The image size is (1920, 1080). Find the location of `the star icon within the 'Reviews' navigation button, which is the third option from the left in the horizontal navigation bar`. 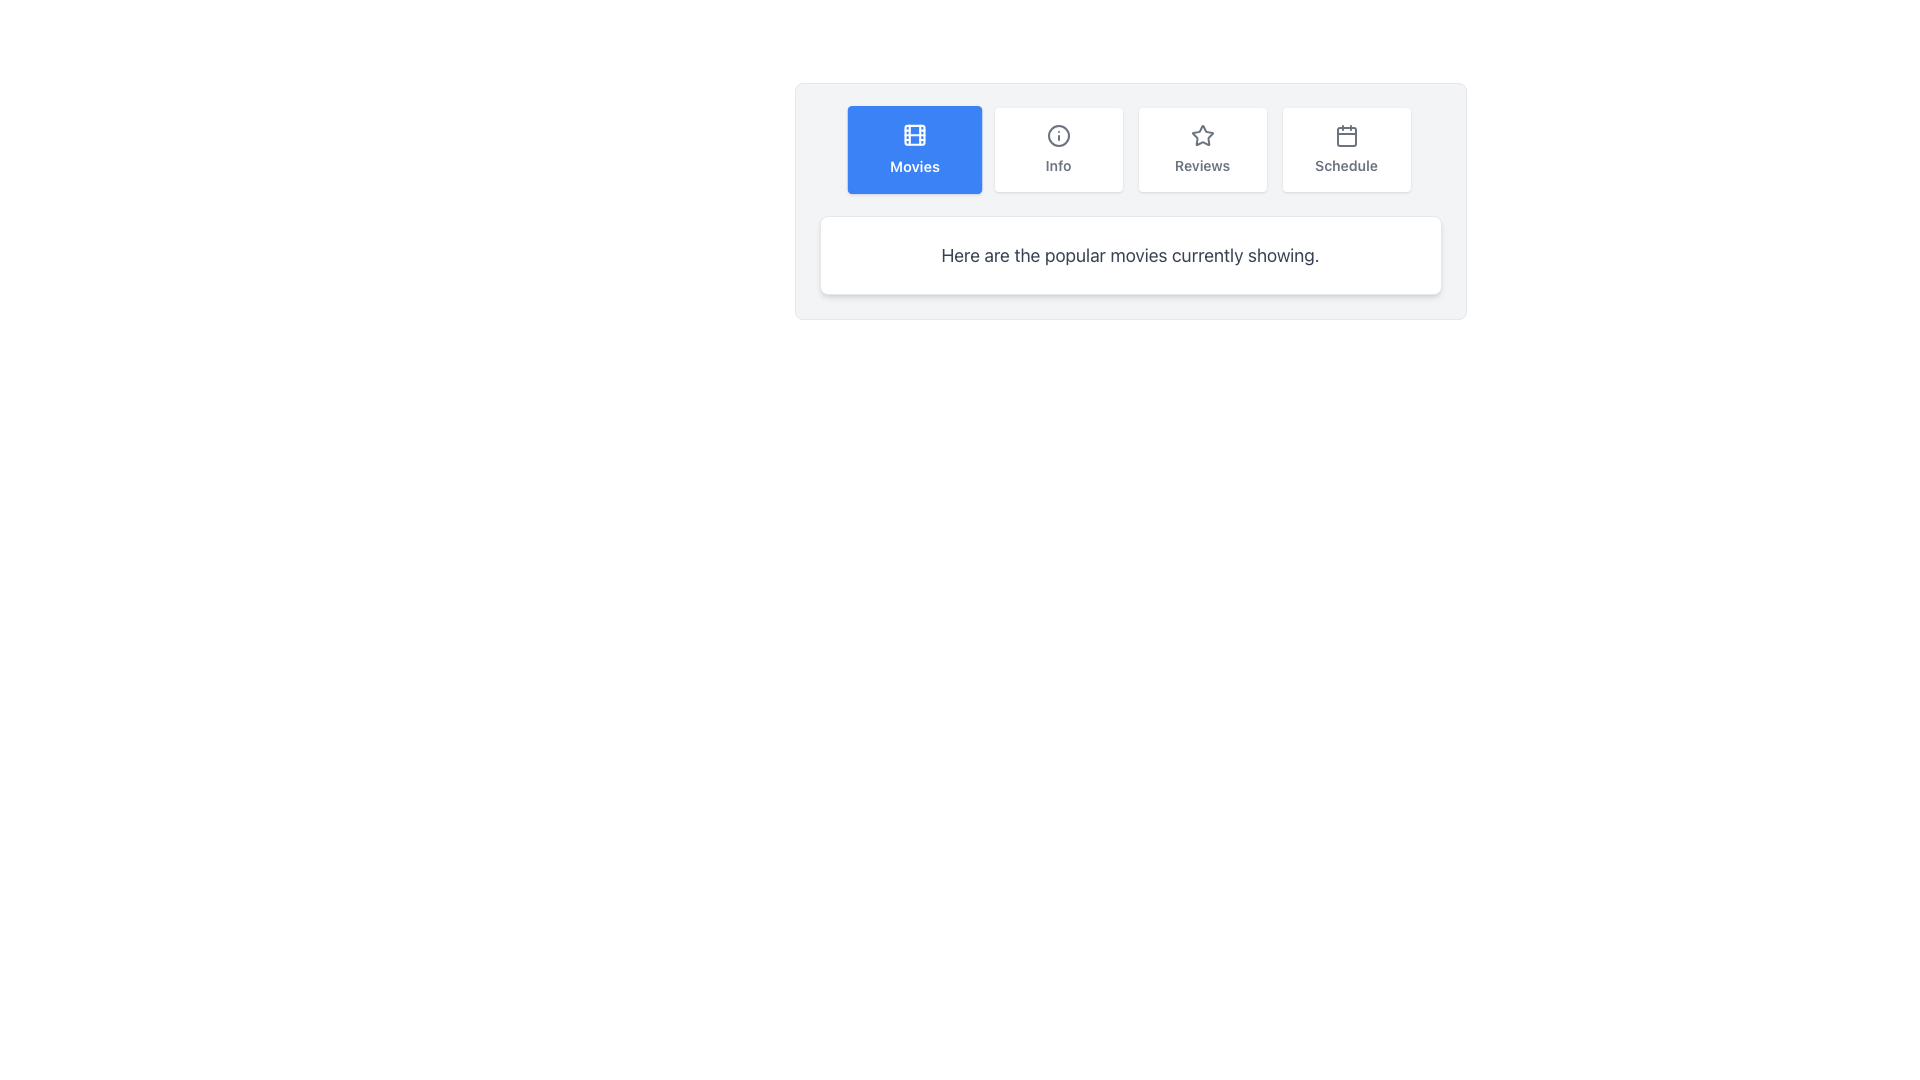

the star icon within the 'Reviews' navigation button, which is the third option from the left in the horizontal navigation bar is located at coordinates (1201, 135).